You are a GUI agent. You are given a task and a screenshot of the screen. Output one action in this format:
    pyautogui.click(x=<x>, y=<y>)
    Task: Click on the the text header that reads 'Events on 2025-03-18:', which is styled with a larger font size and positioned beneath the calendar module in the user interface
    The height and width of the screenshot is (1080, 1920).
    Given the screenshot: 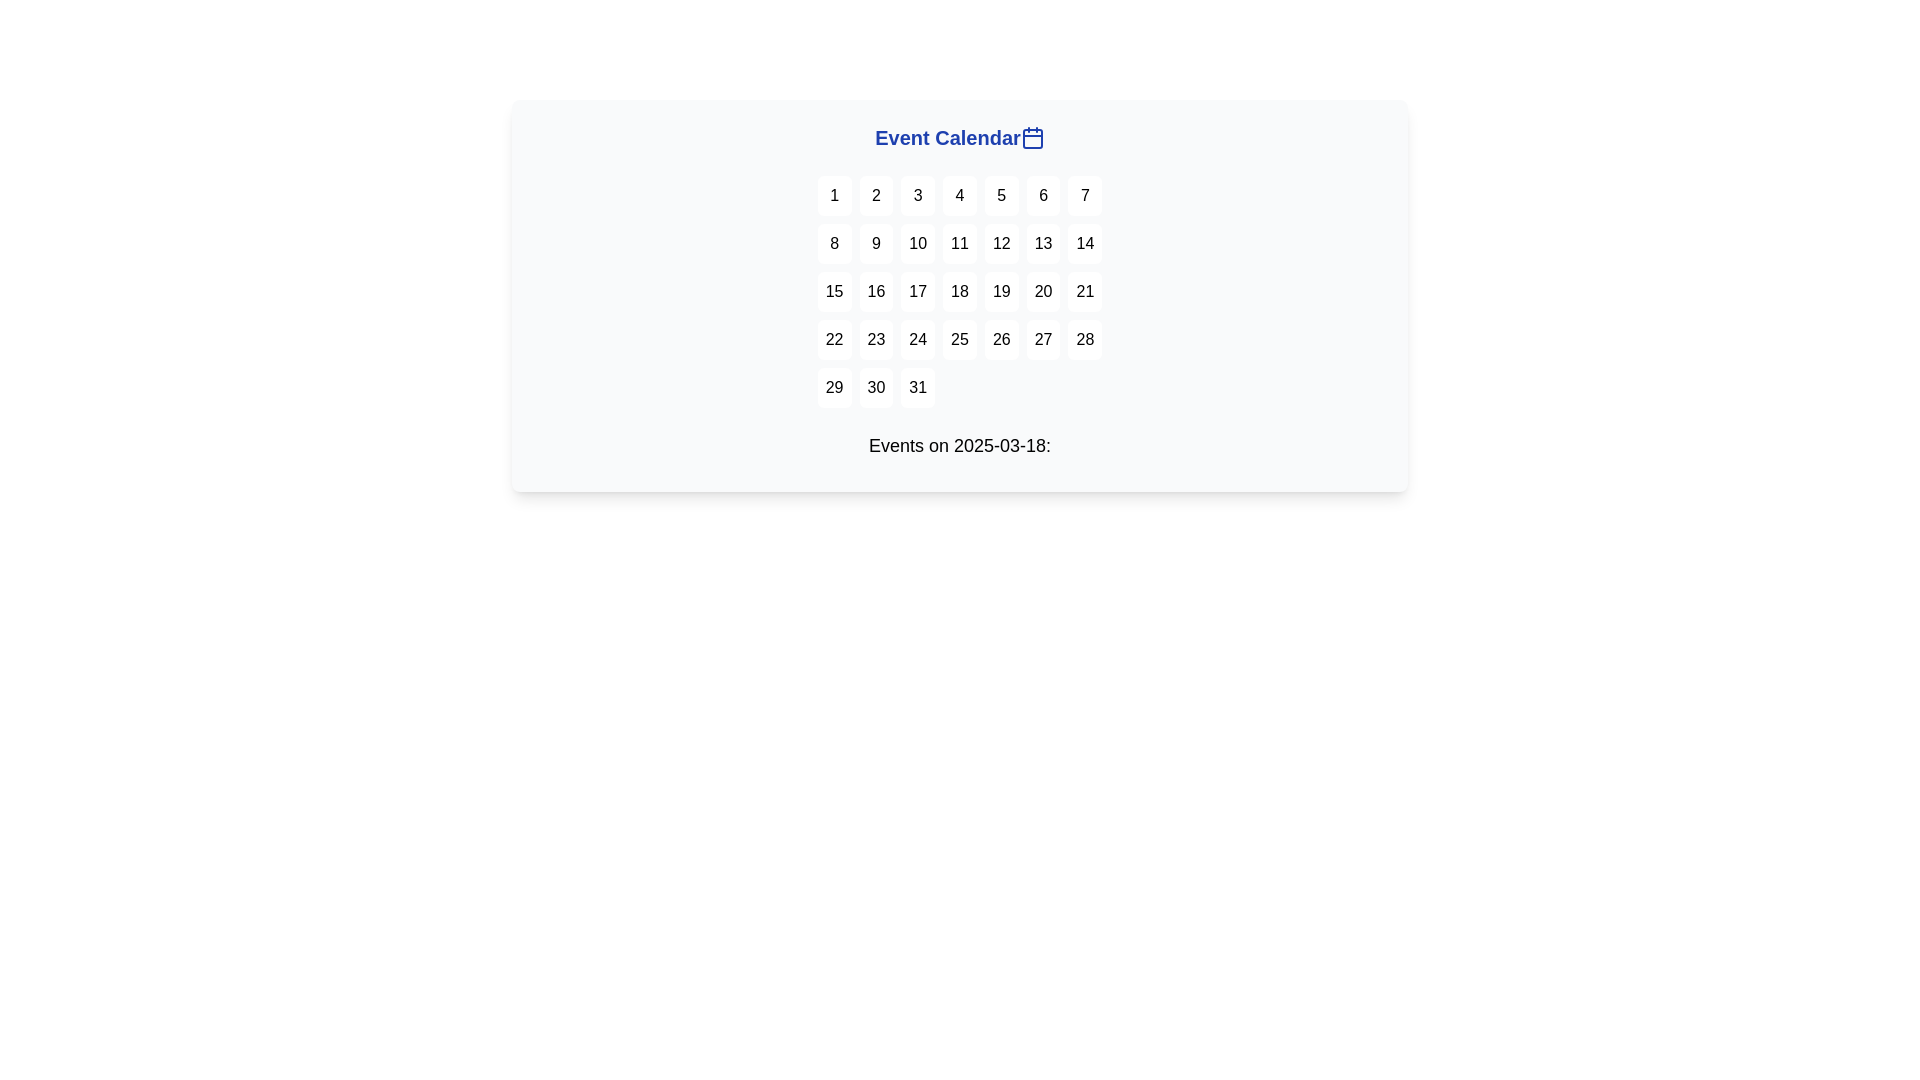 What is the action you would take?
    pyautogui.click(x=960, y=445)
    